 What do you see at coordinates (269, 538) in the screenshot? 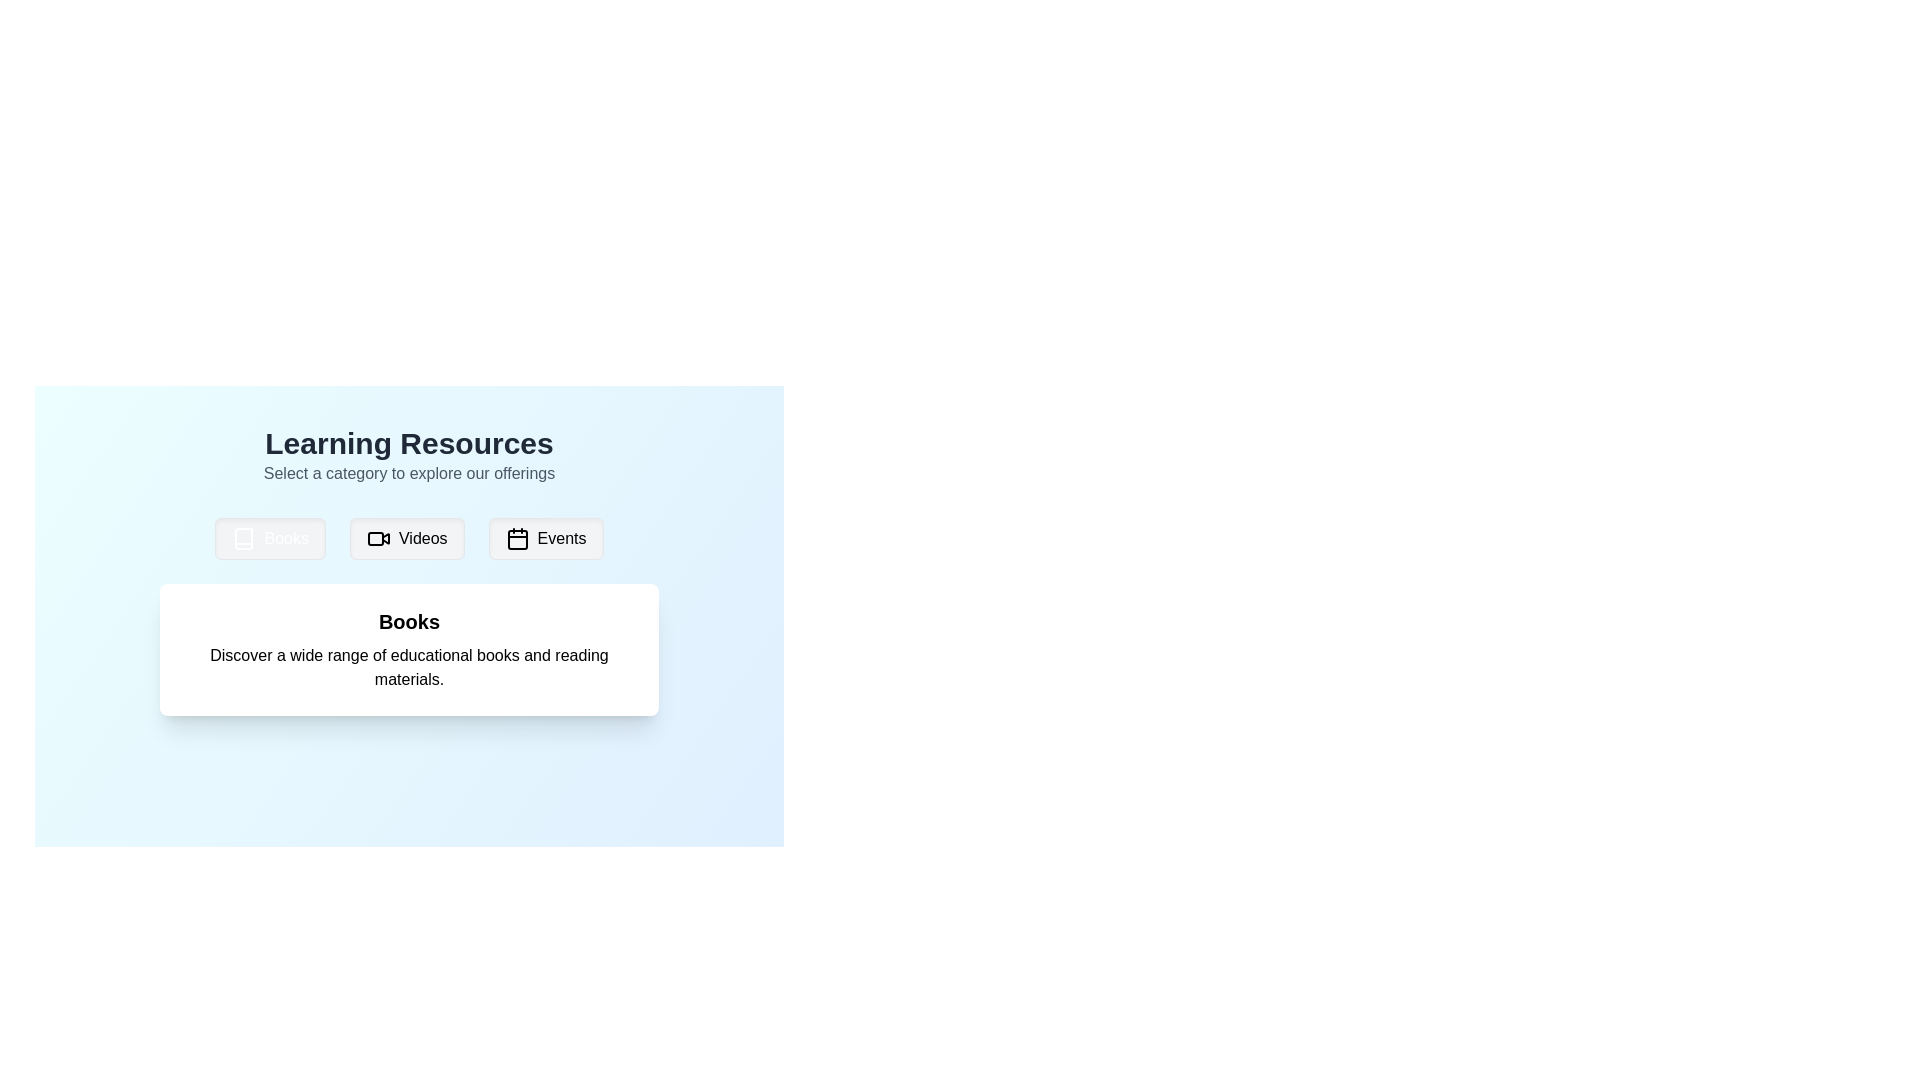
I see `the first button on the left that navigates to the books section` at bounding box center [269, 538].